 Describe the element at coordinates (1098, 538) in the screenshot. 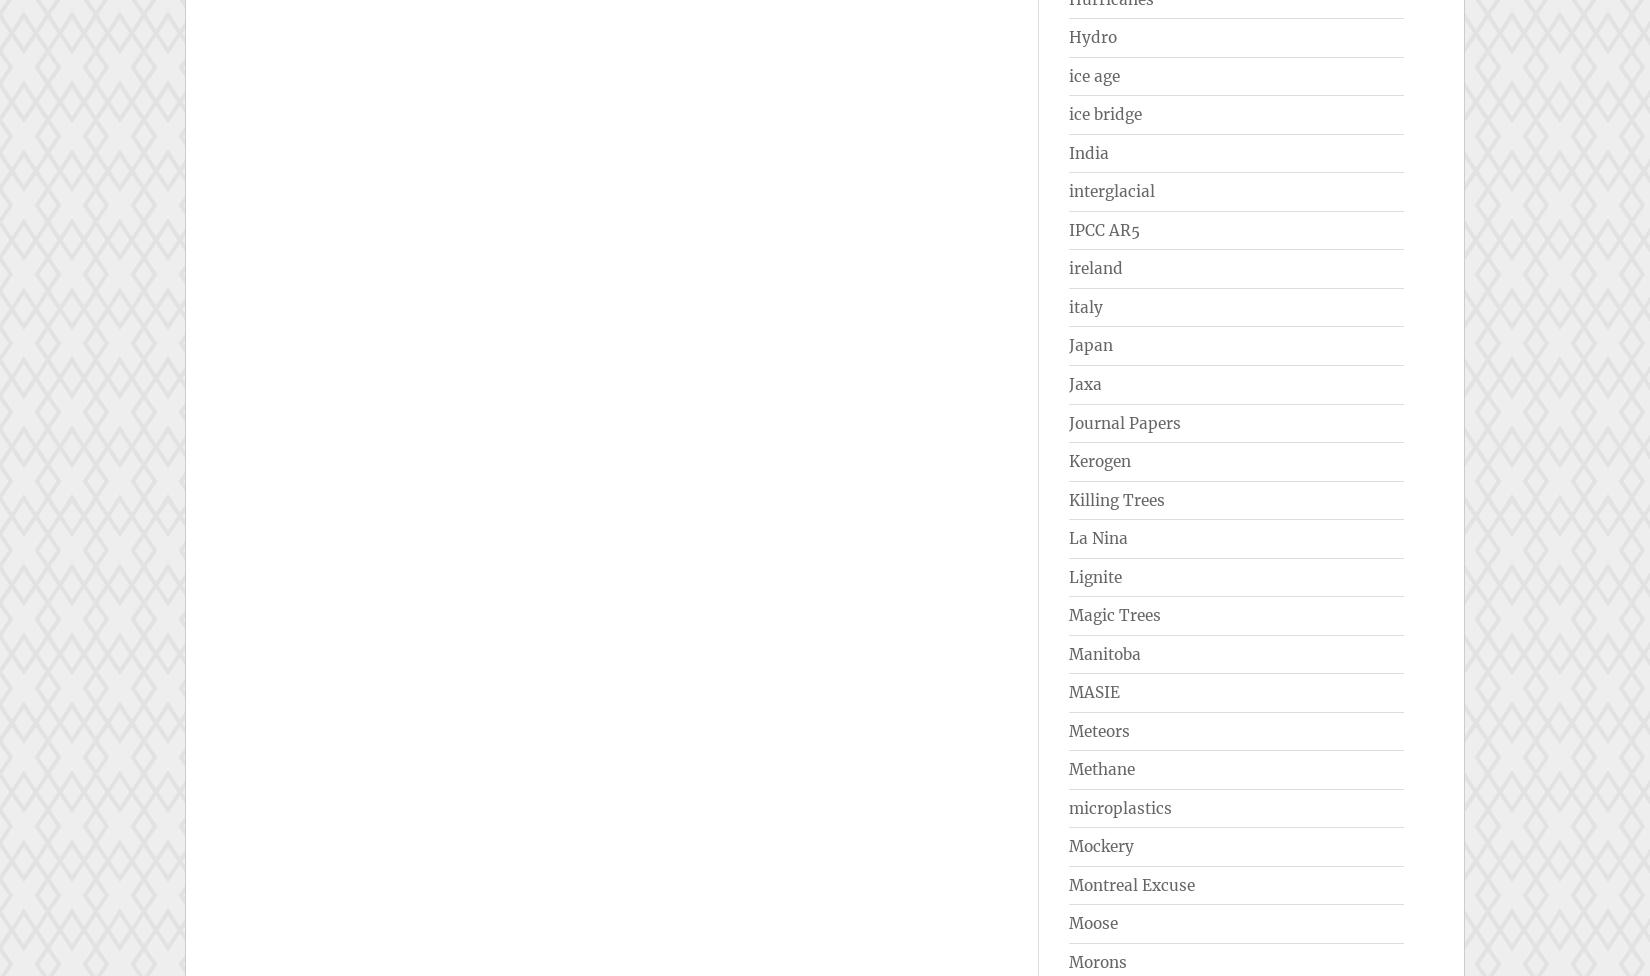

I see `'La Nina'` at that location.